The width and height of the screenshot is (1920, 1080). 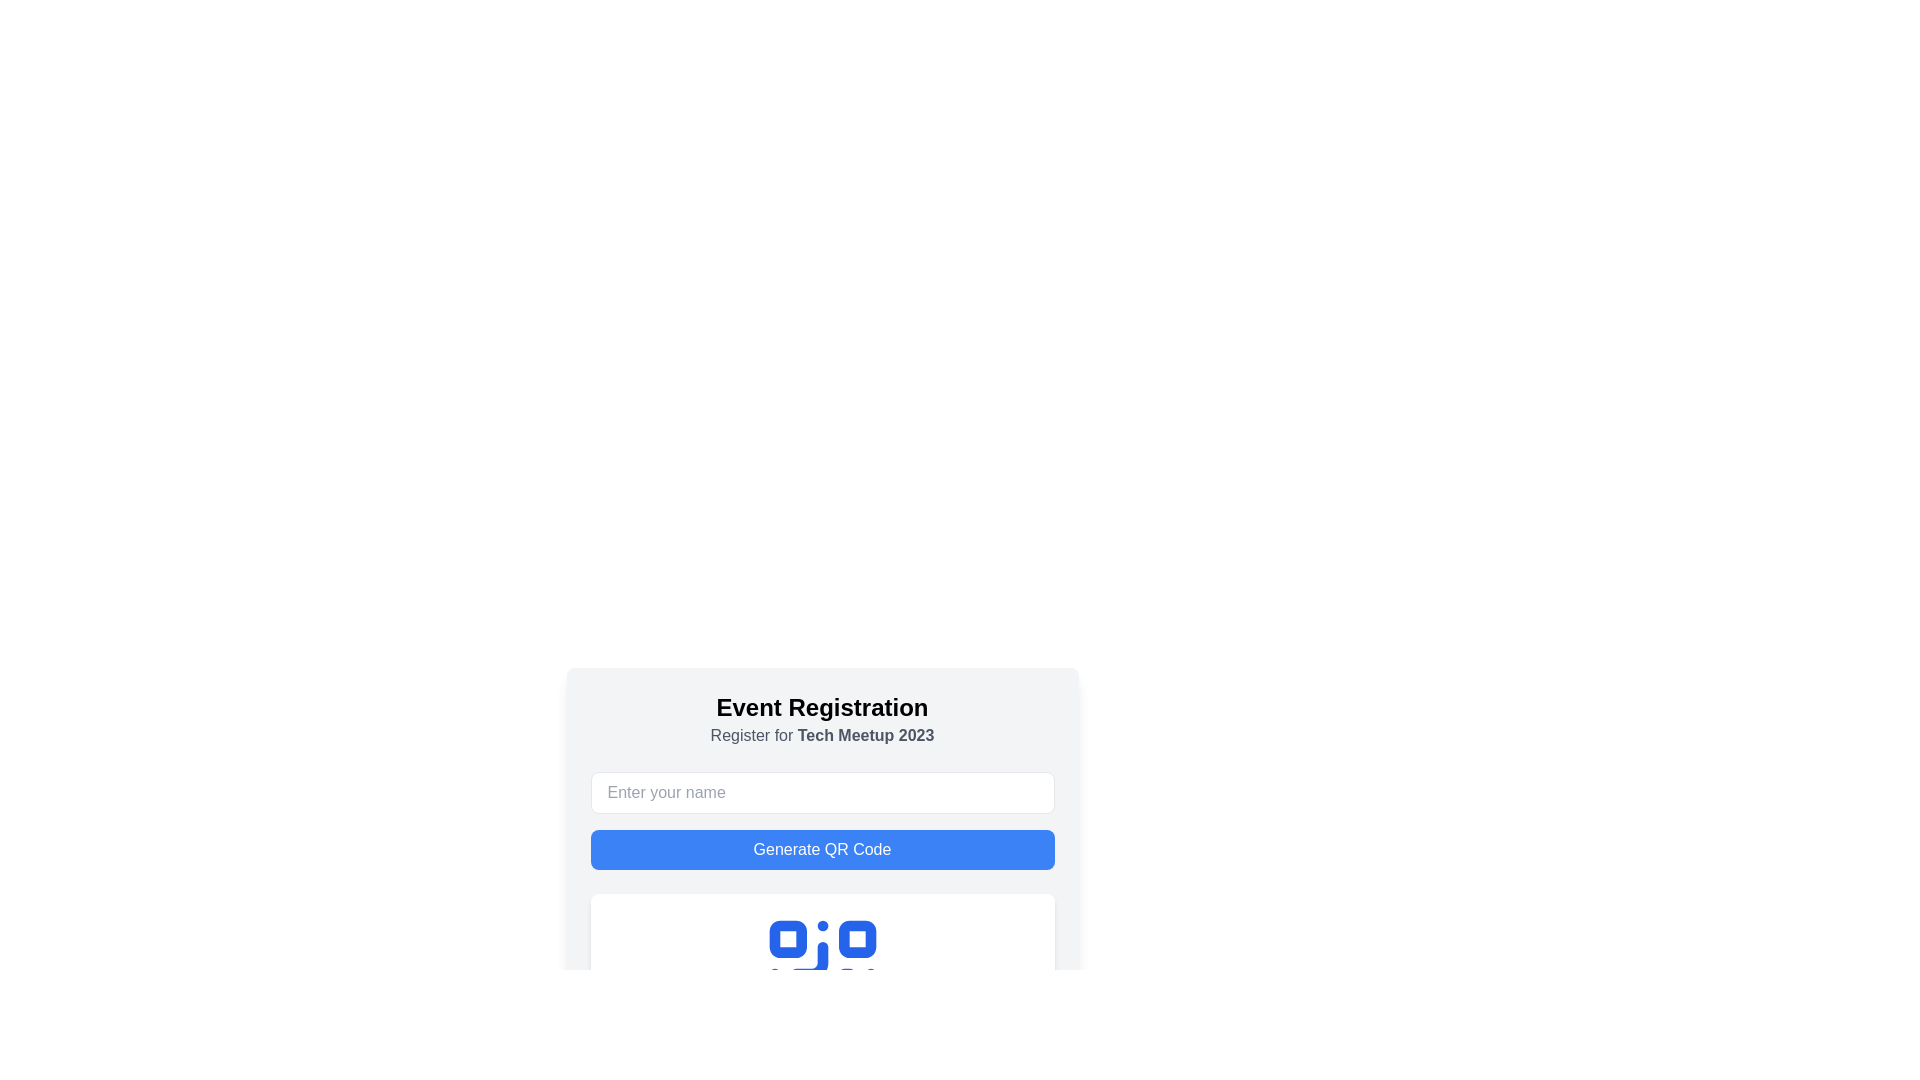 I want to click on text displayed in the Text Display component that shows 'Event Registration' and 'Register for Tech Meetup 2023', so click(x=822, y=720).